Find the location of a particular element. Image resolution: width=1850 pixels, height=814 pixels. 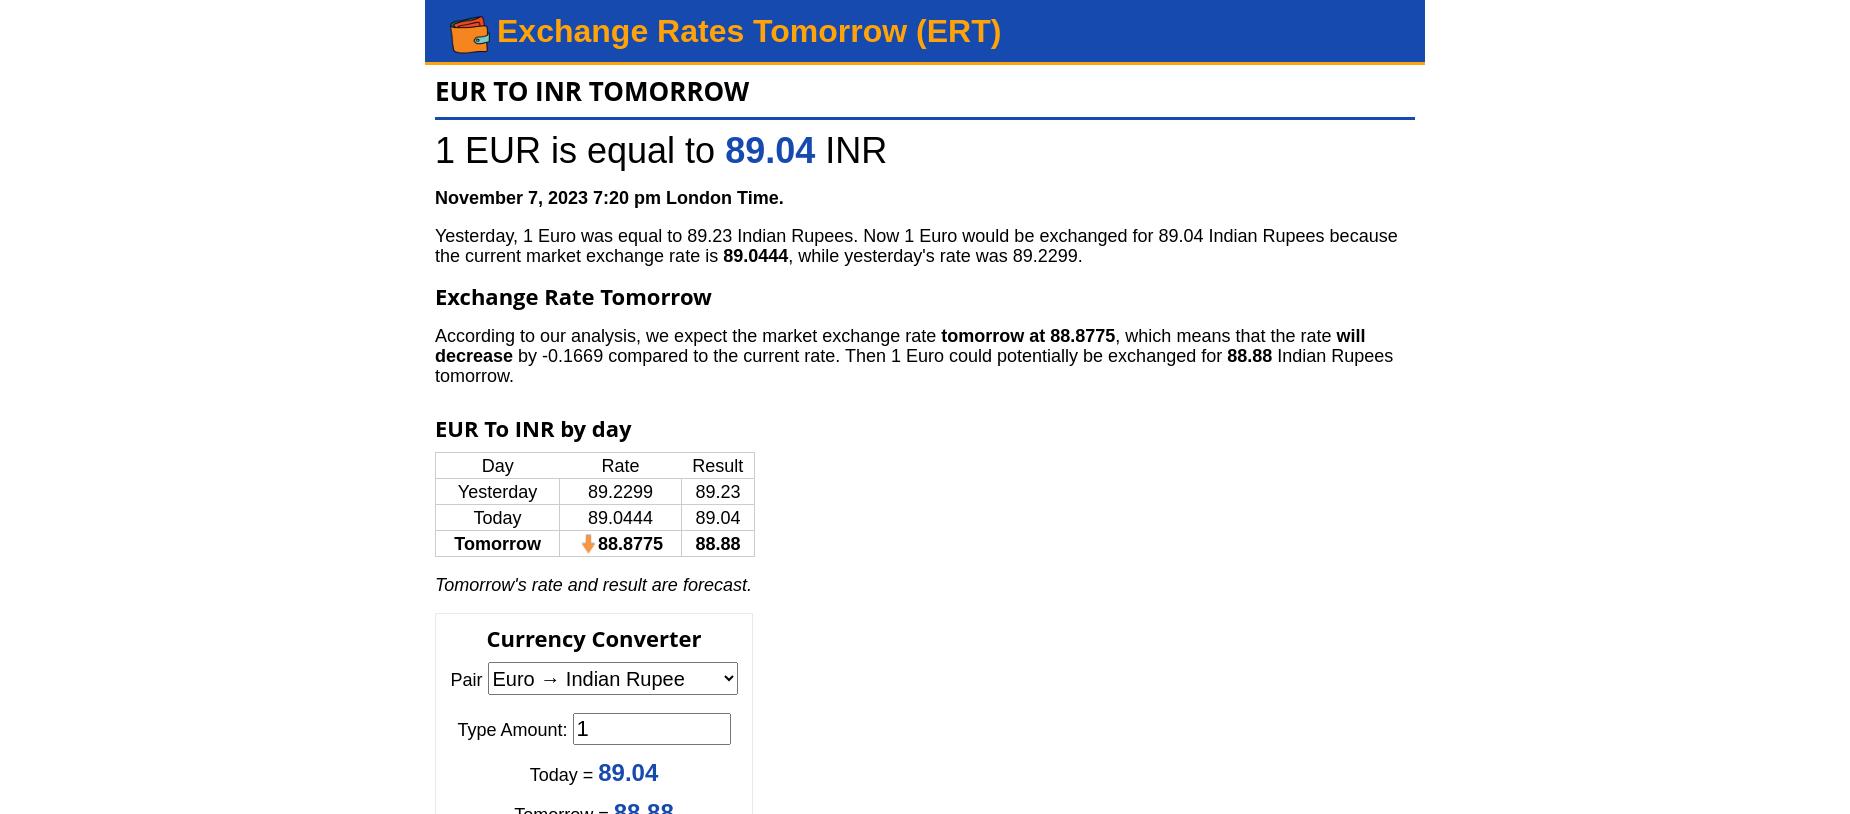

'According to our analysis, we expect the market exchange rate' is located at coordinates (688, 336).